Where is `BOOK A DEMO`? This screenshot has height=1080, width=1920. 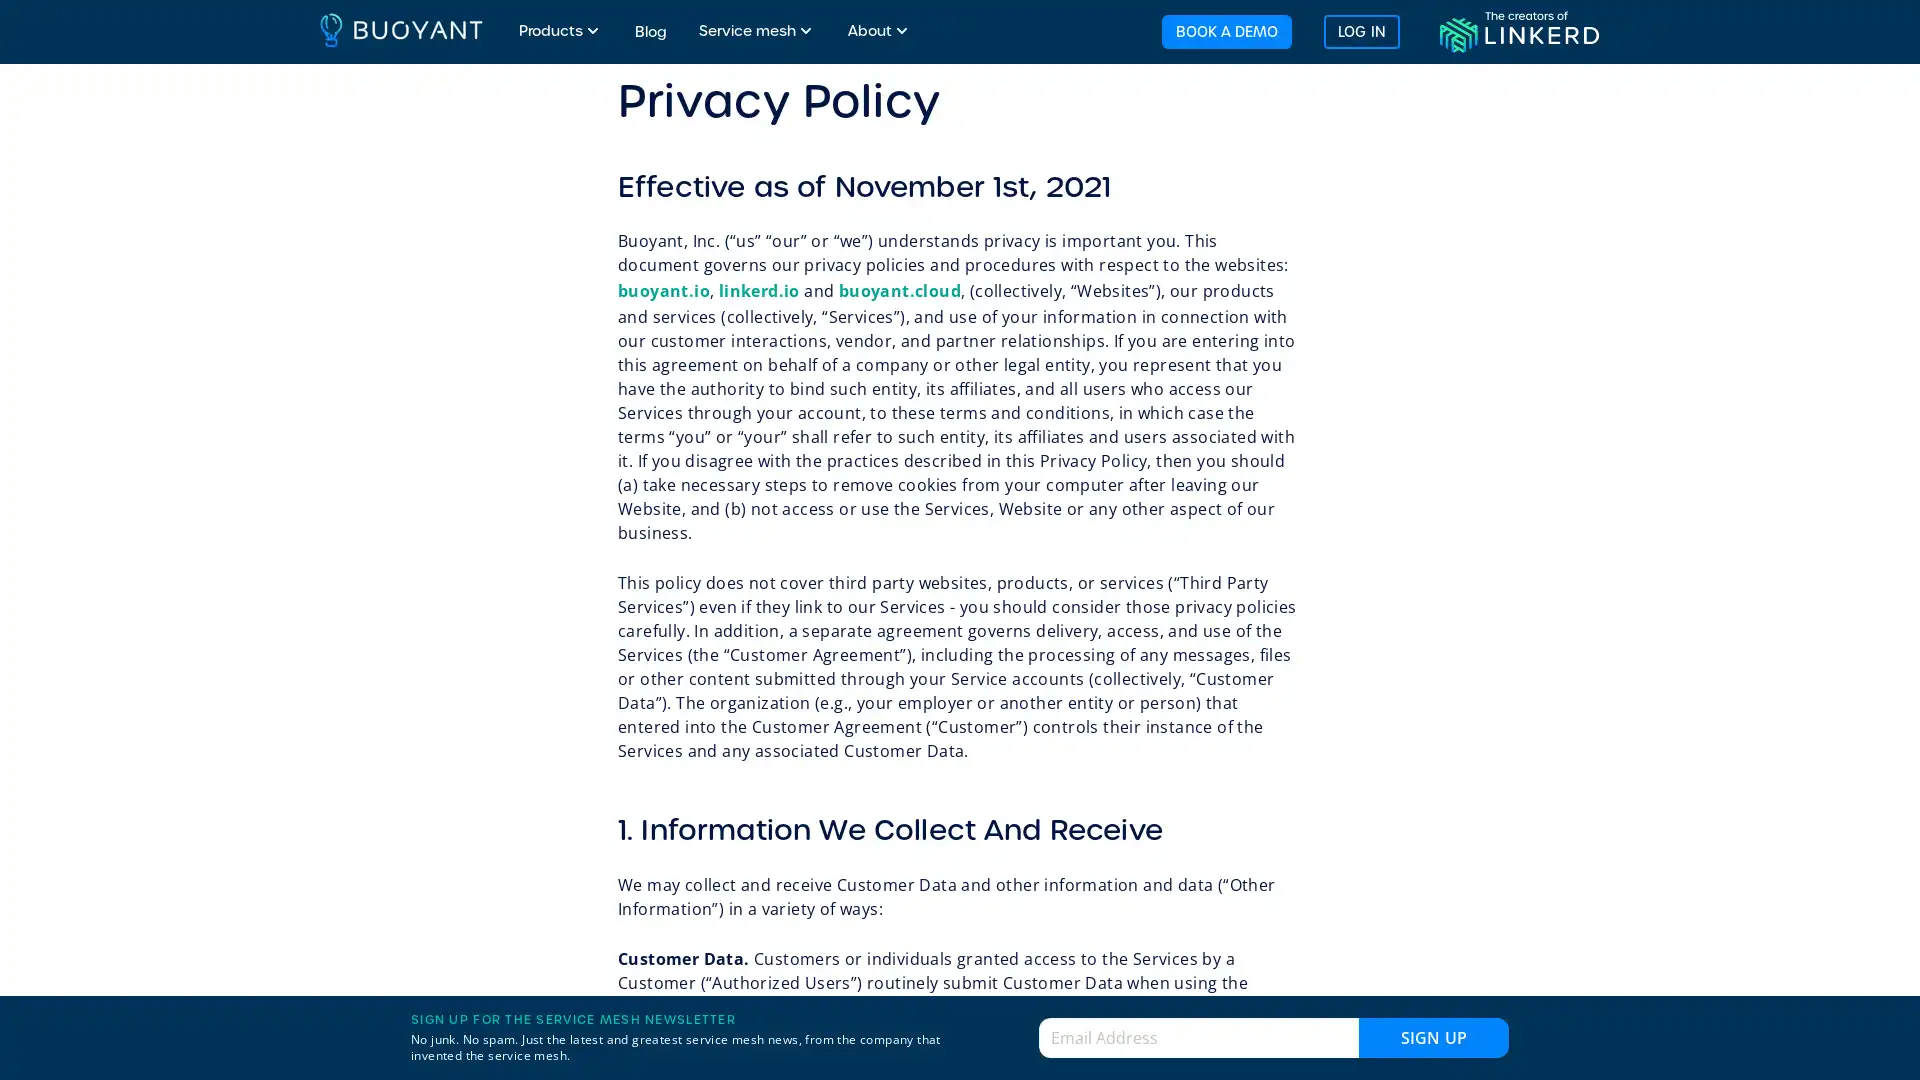 BOOK A DEMO is located at coordinates (1224, 30).